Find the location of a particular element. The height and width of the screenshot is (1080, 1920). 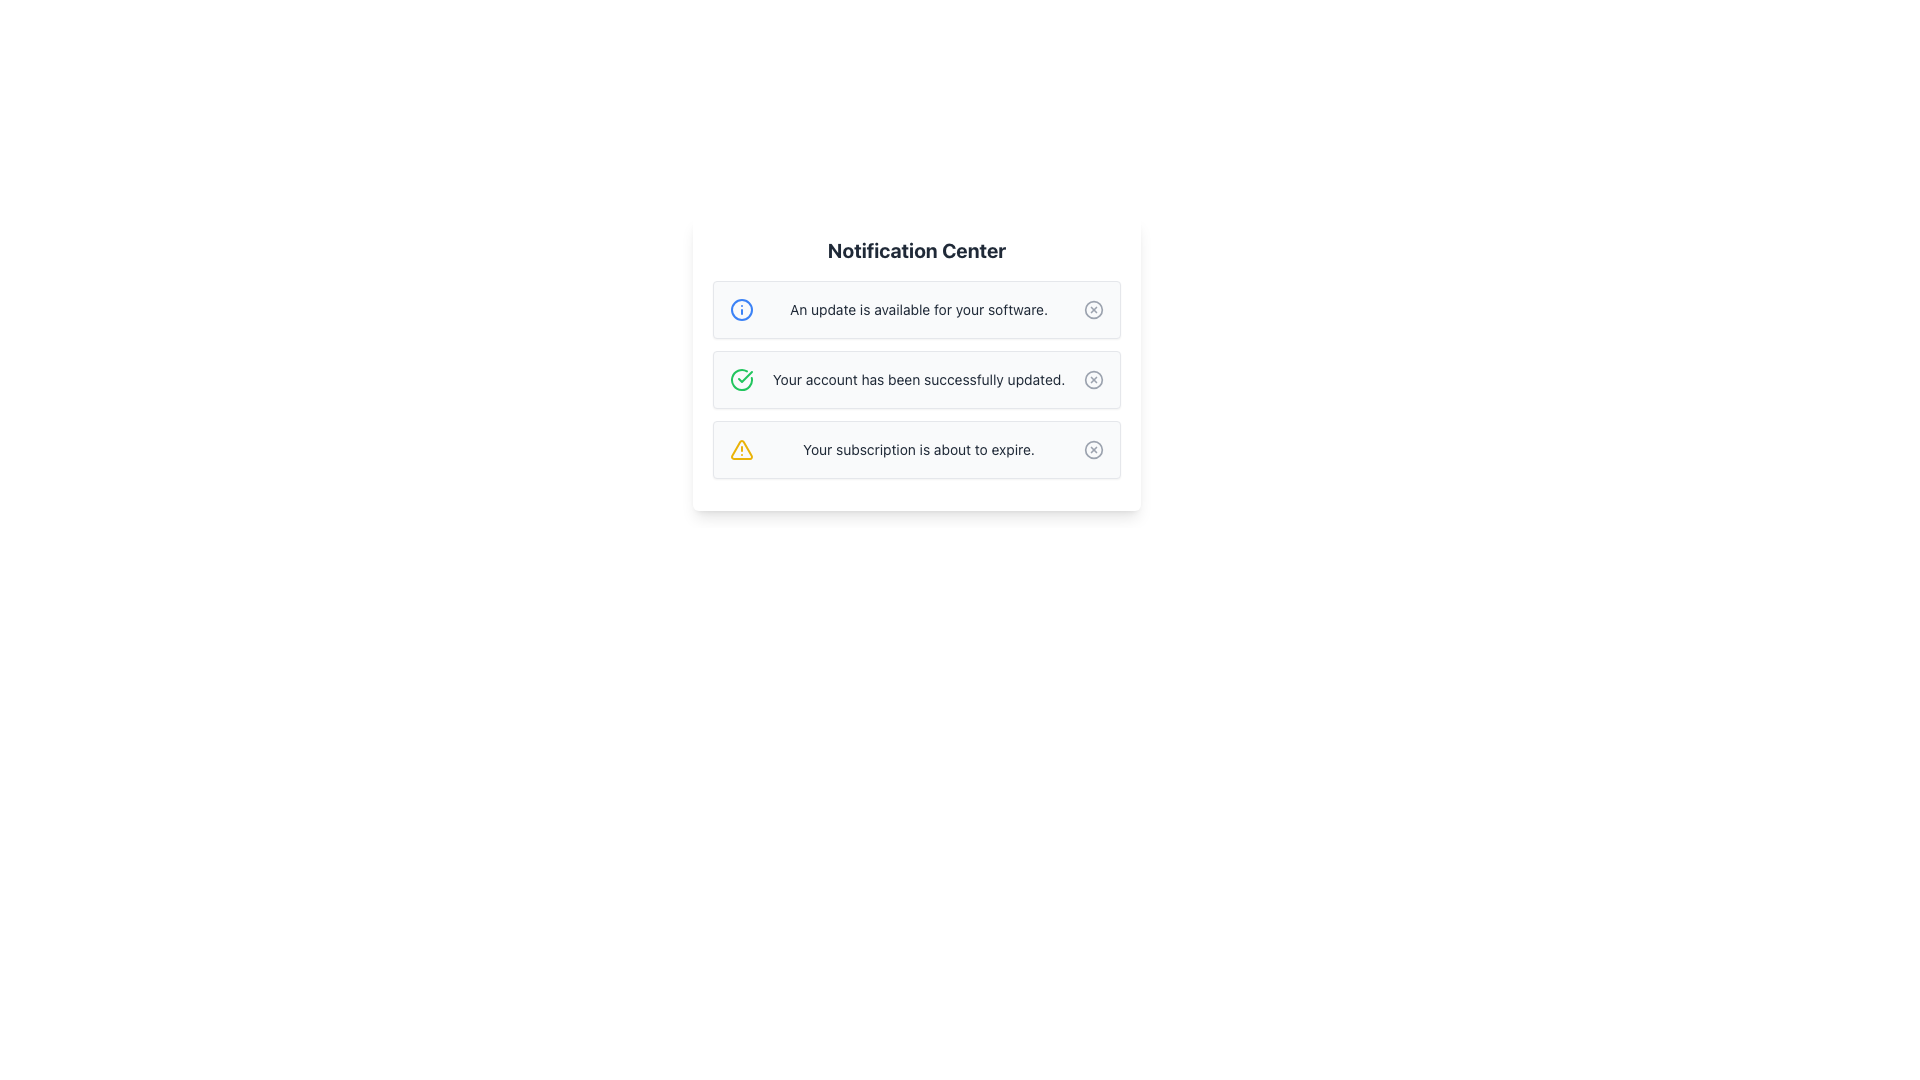

the informational message about an available software update located directly below the 'Notification Center' heading is located at coordinates (917, 309).